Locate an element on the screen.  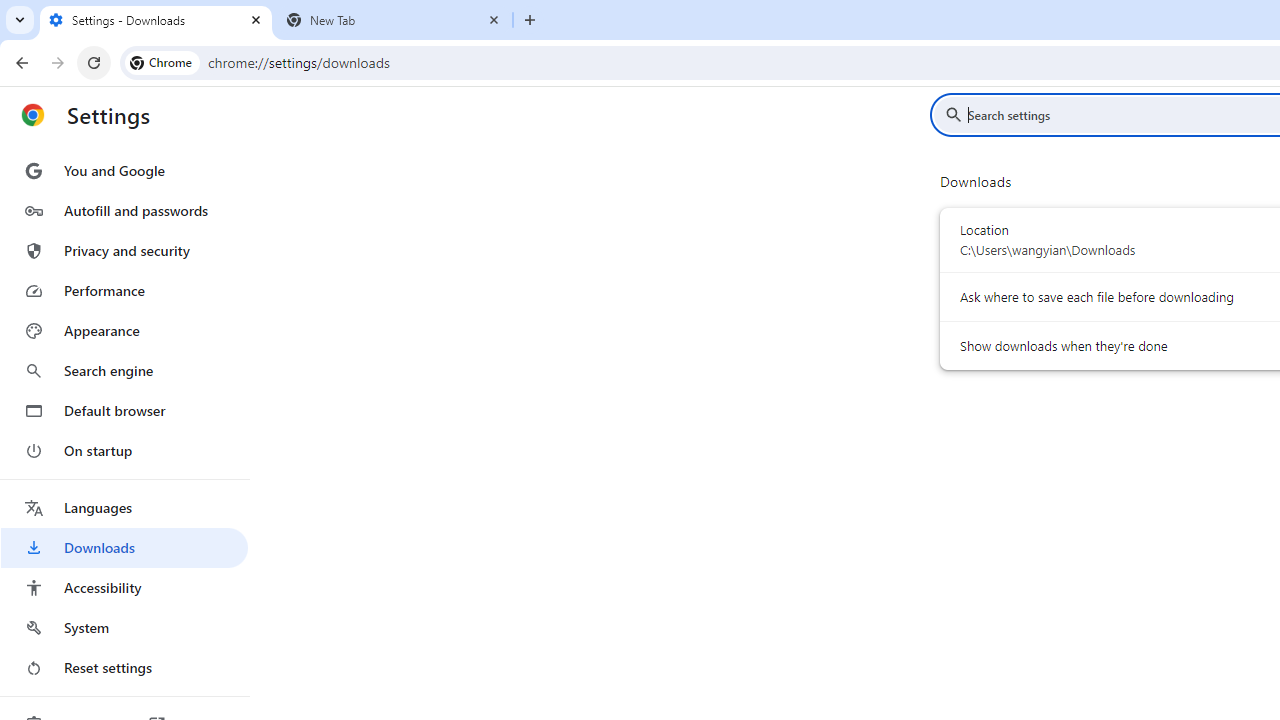
'Search engine' is located at coordinates (123, 371).